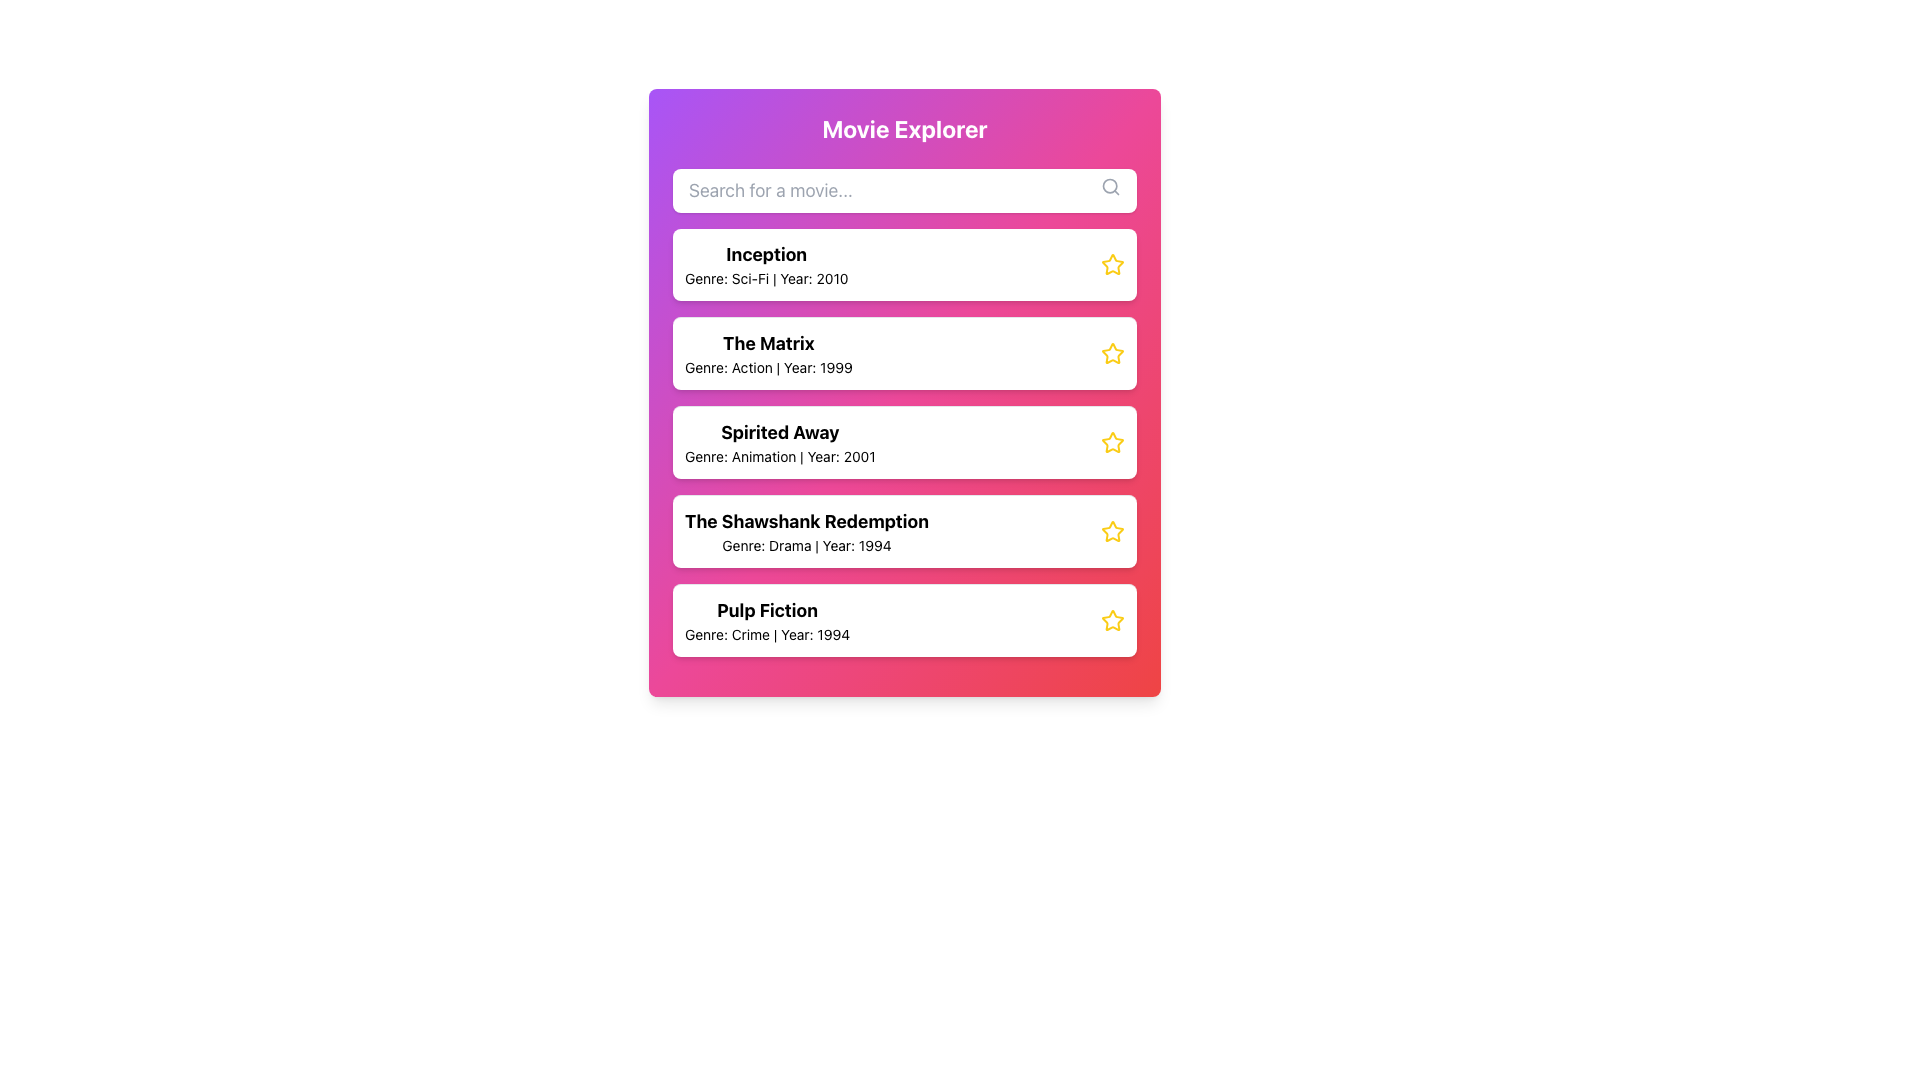  What do you see at coordinates (806, 520) in the screenshot?
I see `title text label of the movie located in the movie detail card, positioned above the subtitle containing the genre and year details` at bounding box center [806, 520].